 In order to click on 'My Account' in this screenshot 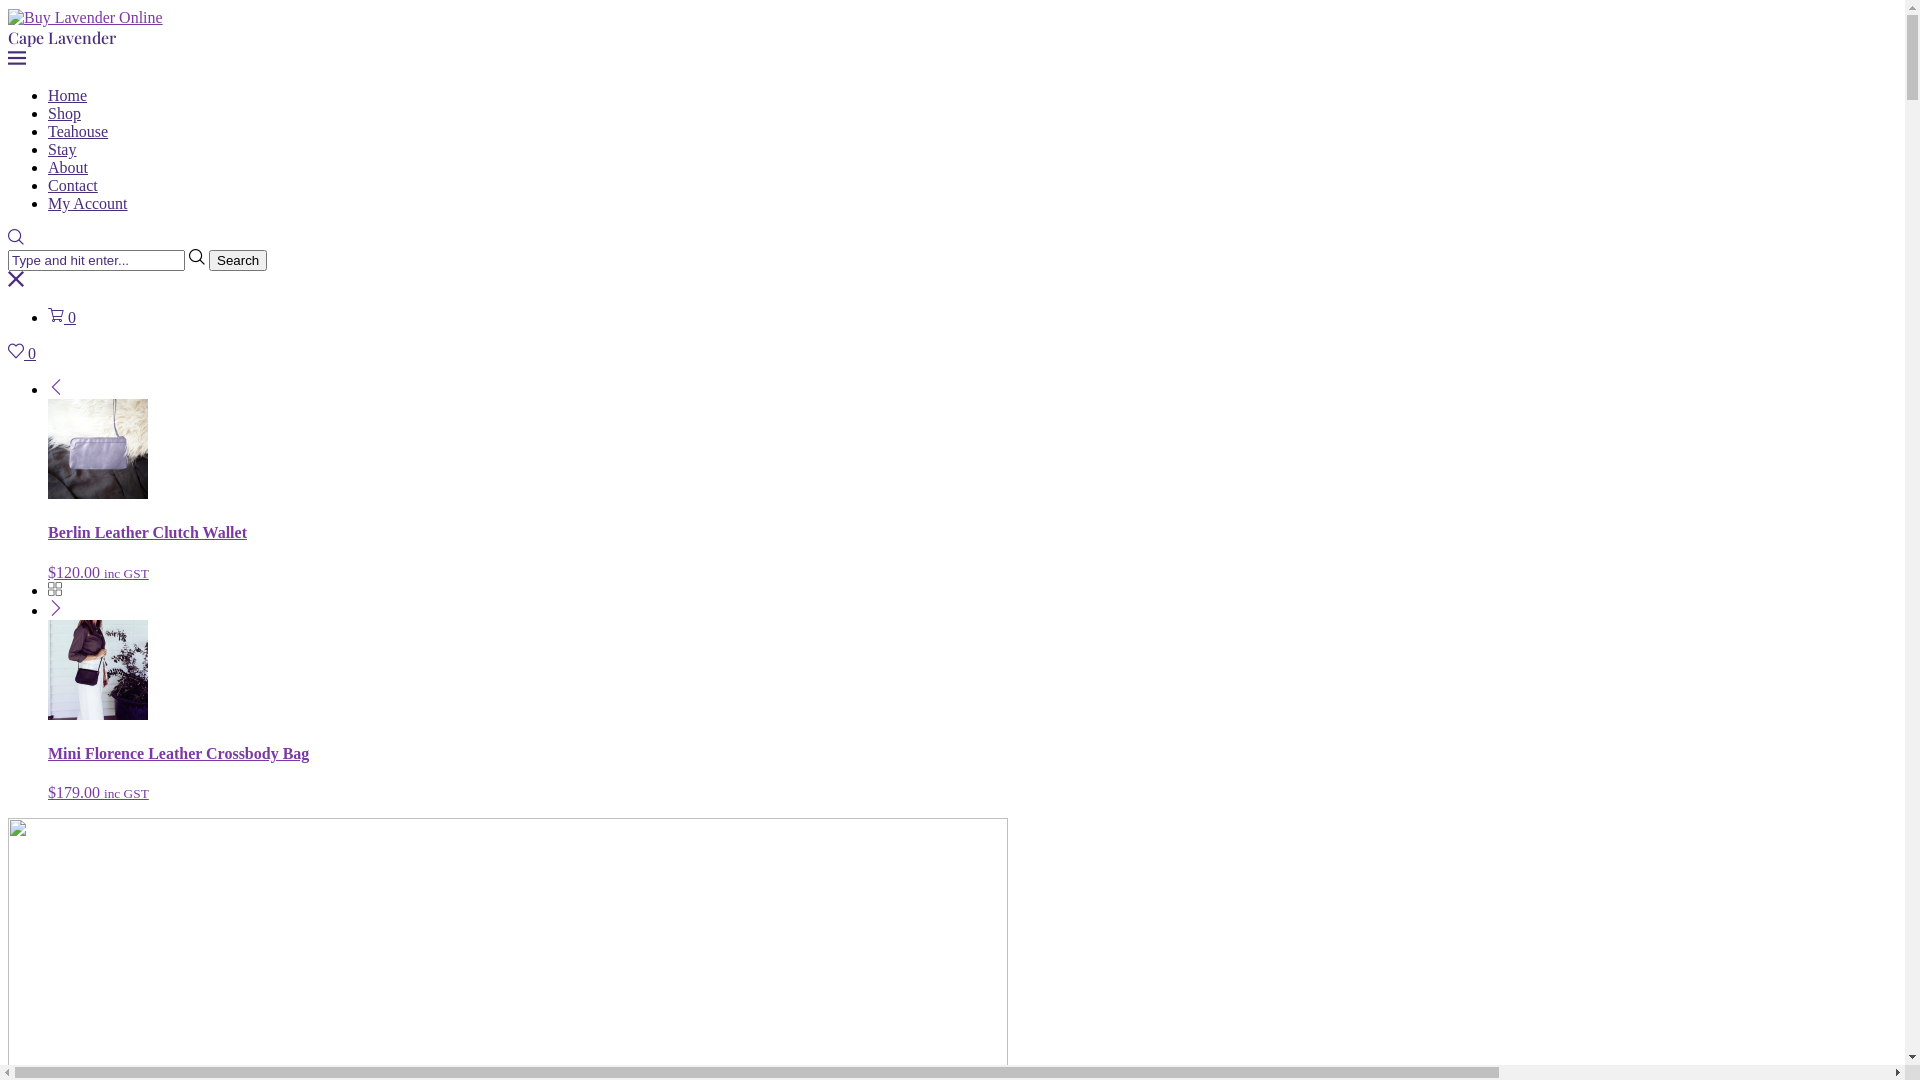, I will do `click(48, 203)`.